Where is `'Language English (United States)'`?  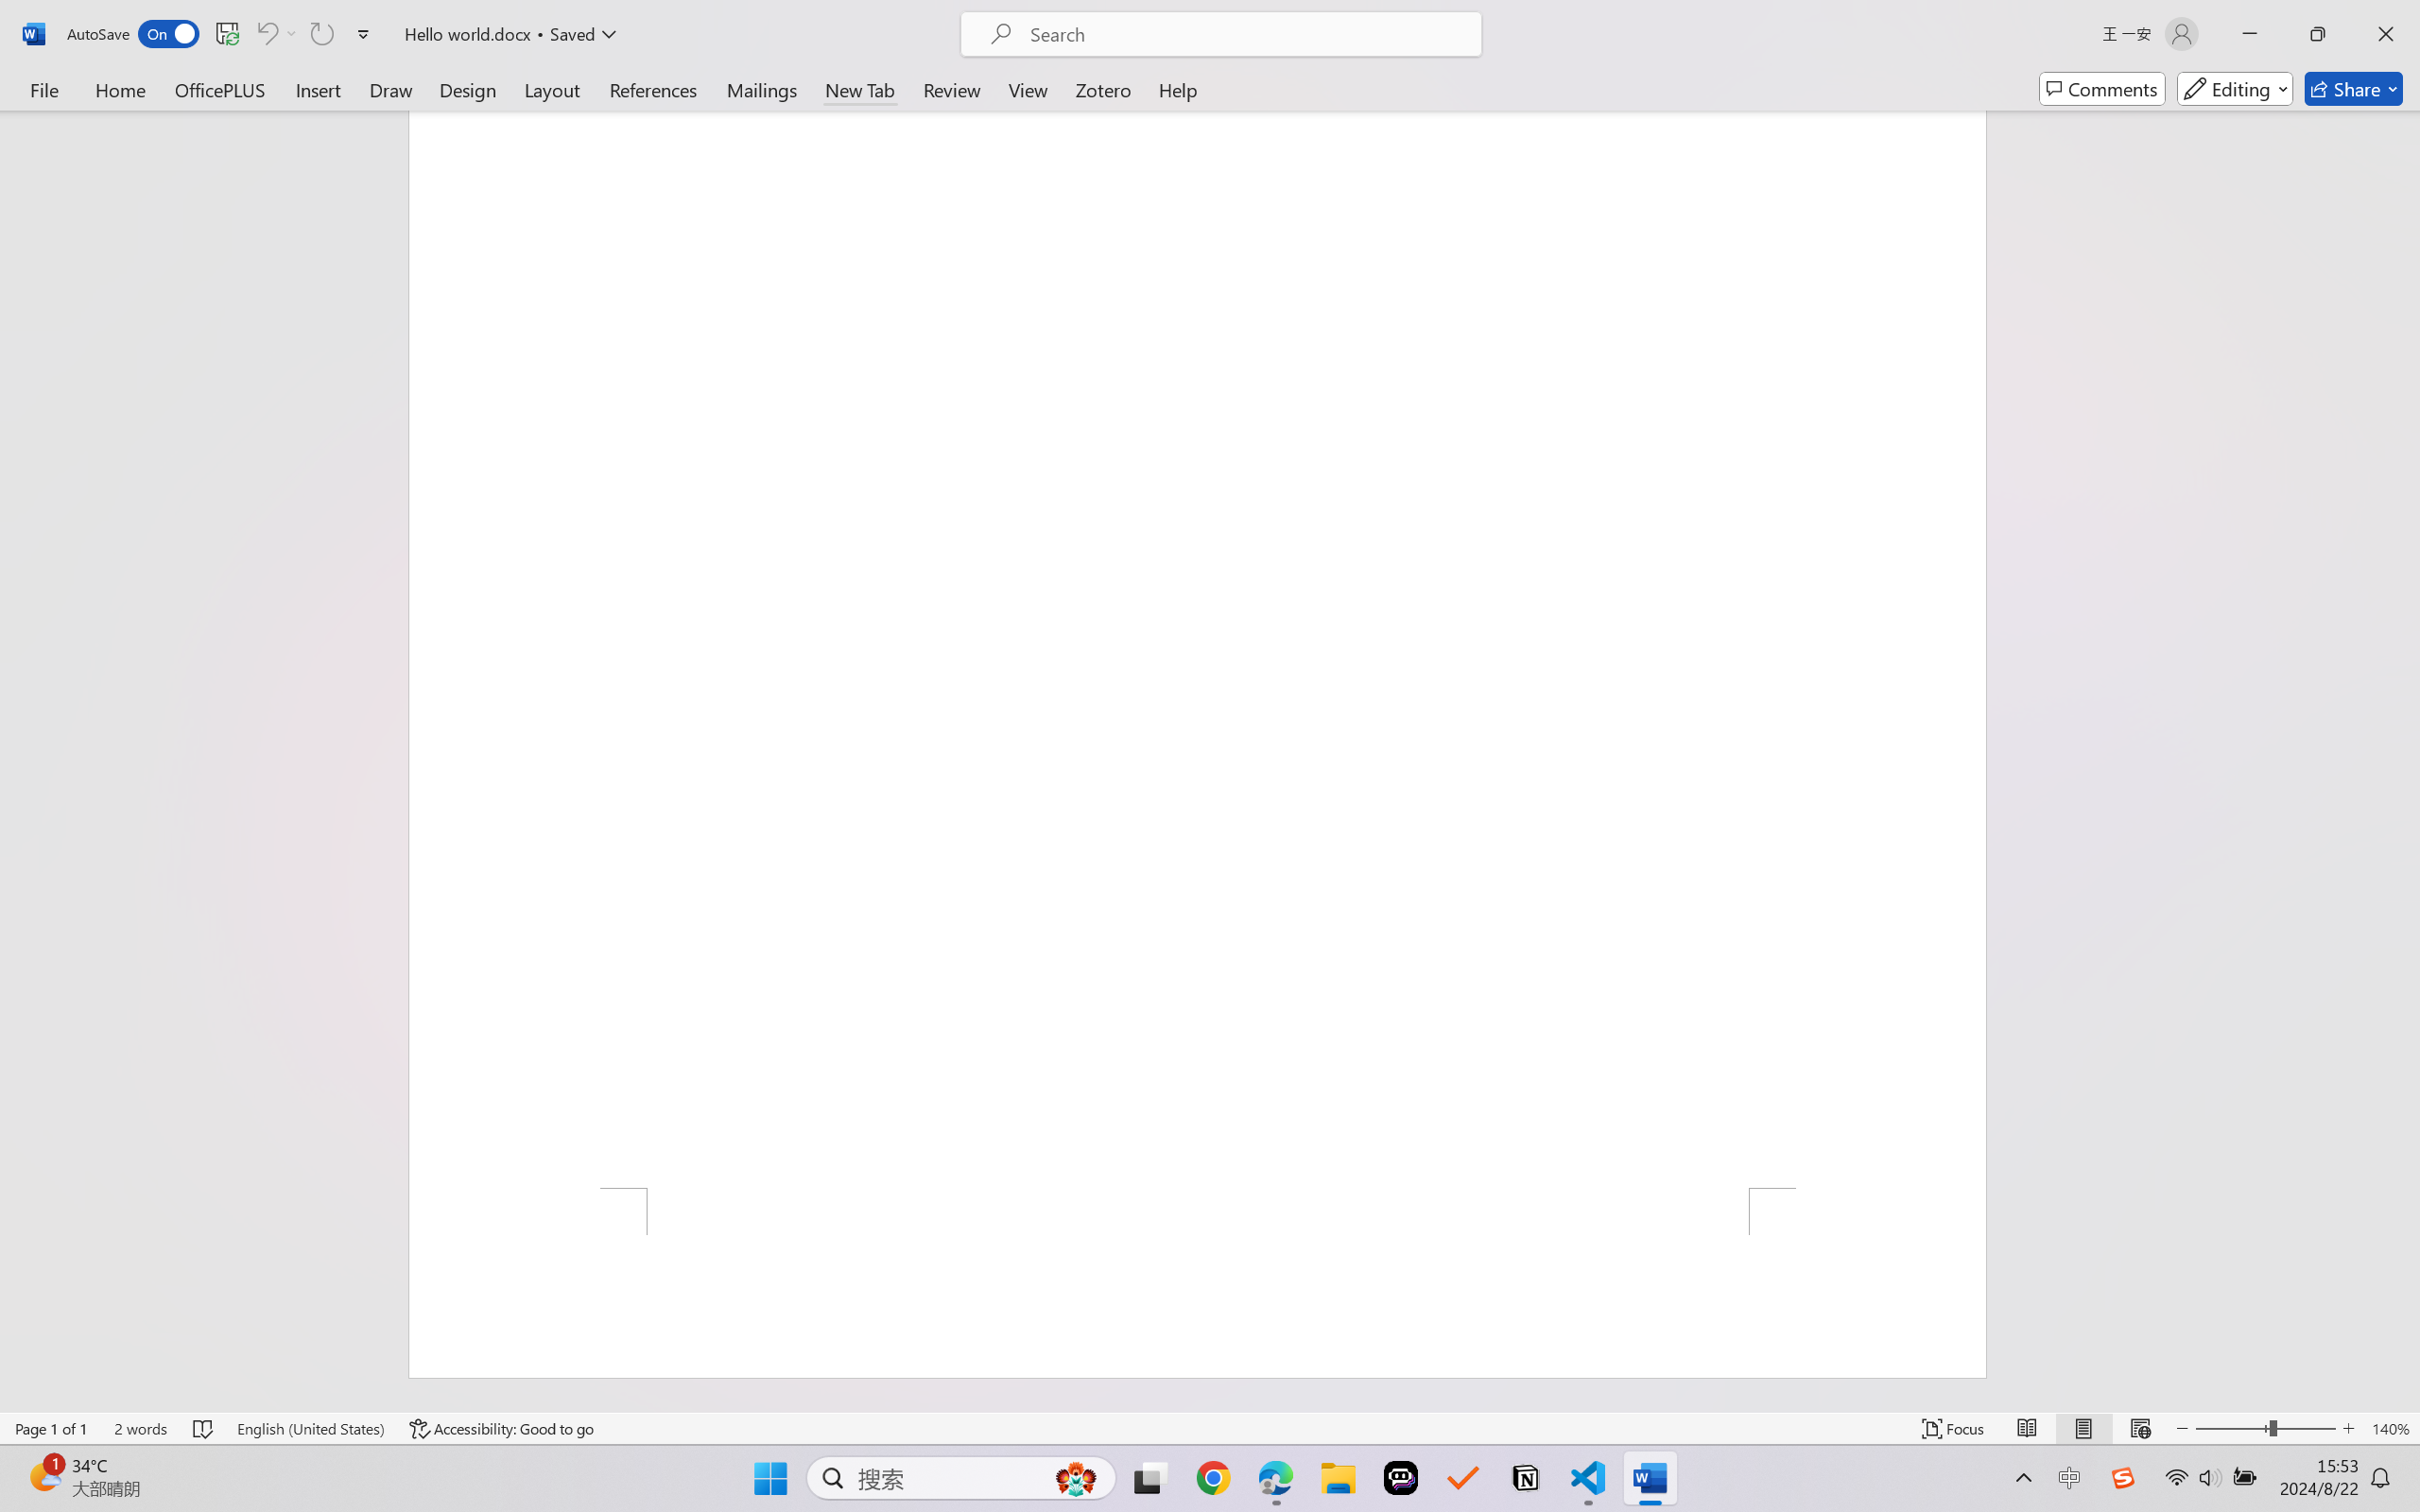
'Language English (United States)' is located at coordinates (310, 1428).